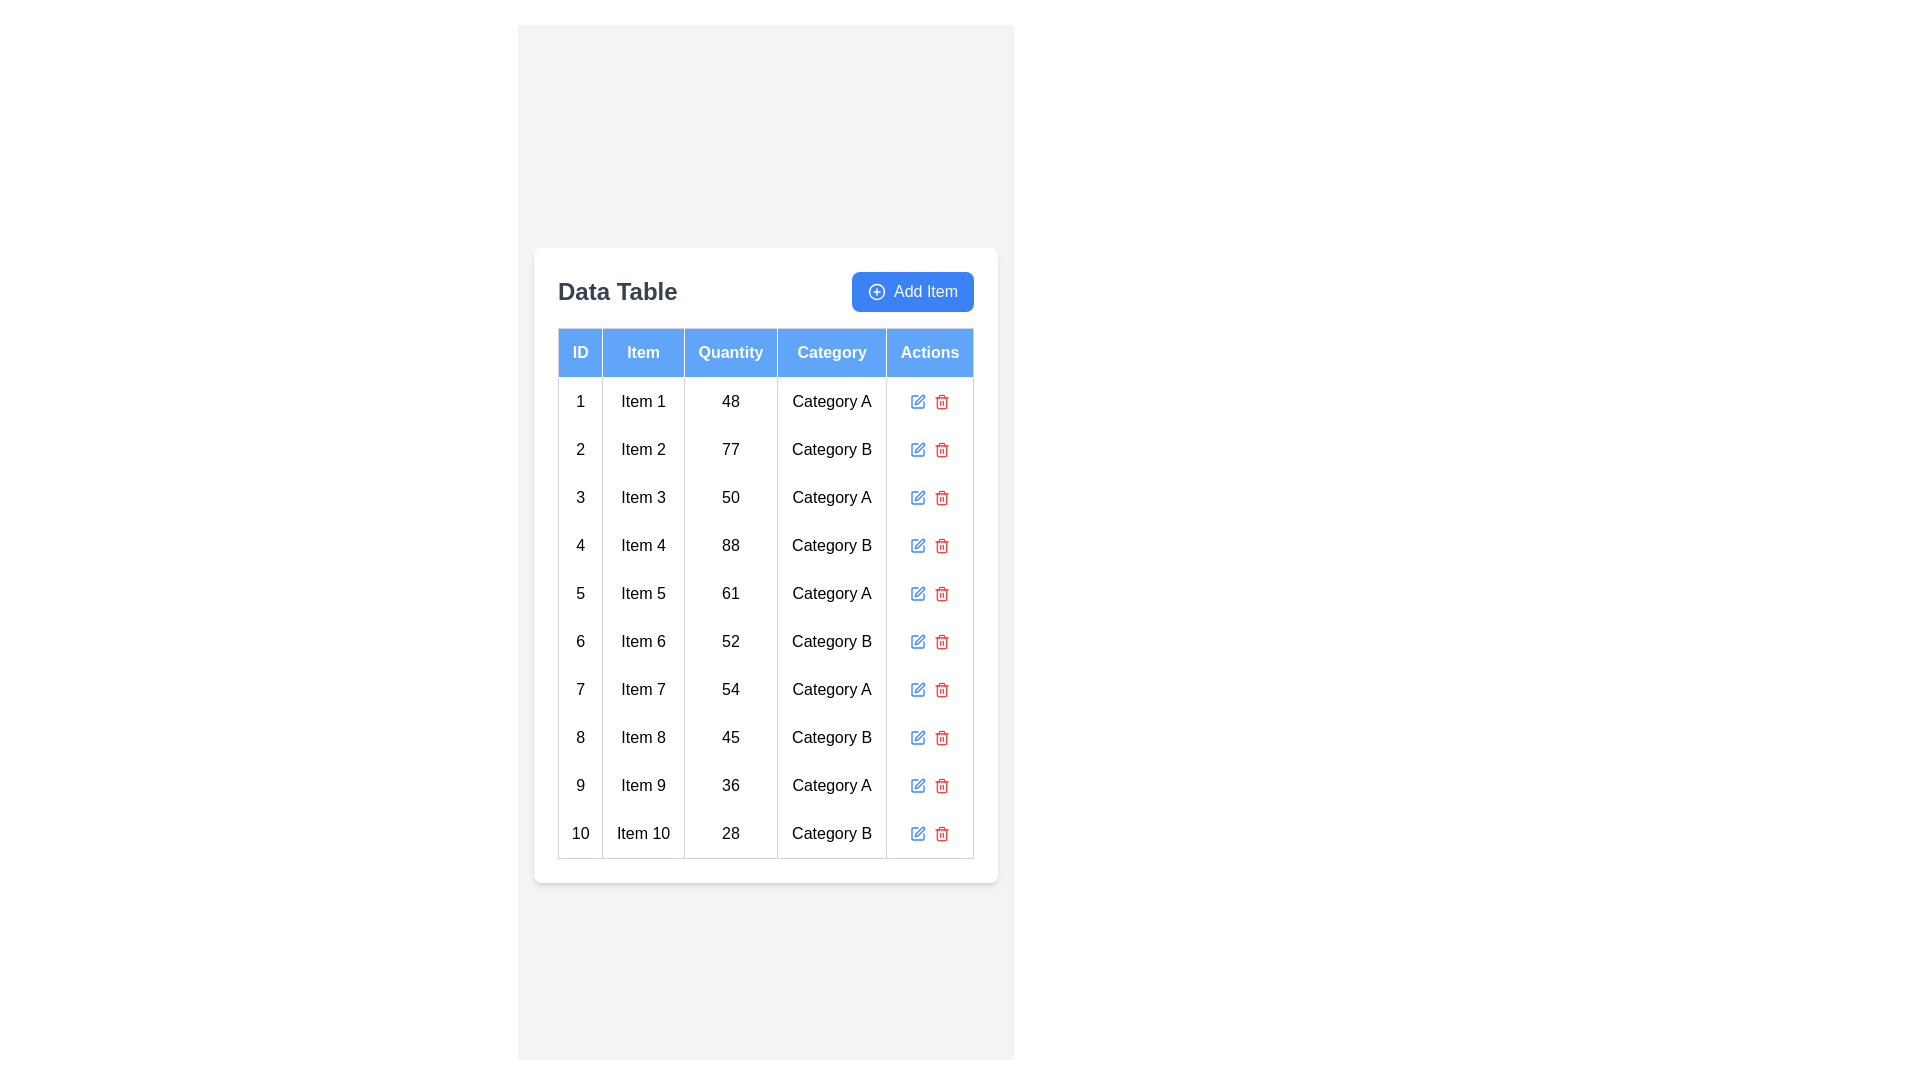 The width and height of the screenshot is (1920, 1080). What do you see at coordinates (917, 401) in the screenshot?
I see `the blue square icon button with a pen symbol located in the first row of the 'Actions' column in the data table` at bounding box center [917, 401].